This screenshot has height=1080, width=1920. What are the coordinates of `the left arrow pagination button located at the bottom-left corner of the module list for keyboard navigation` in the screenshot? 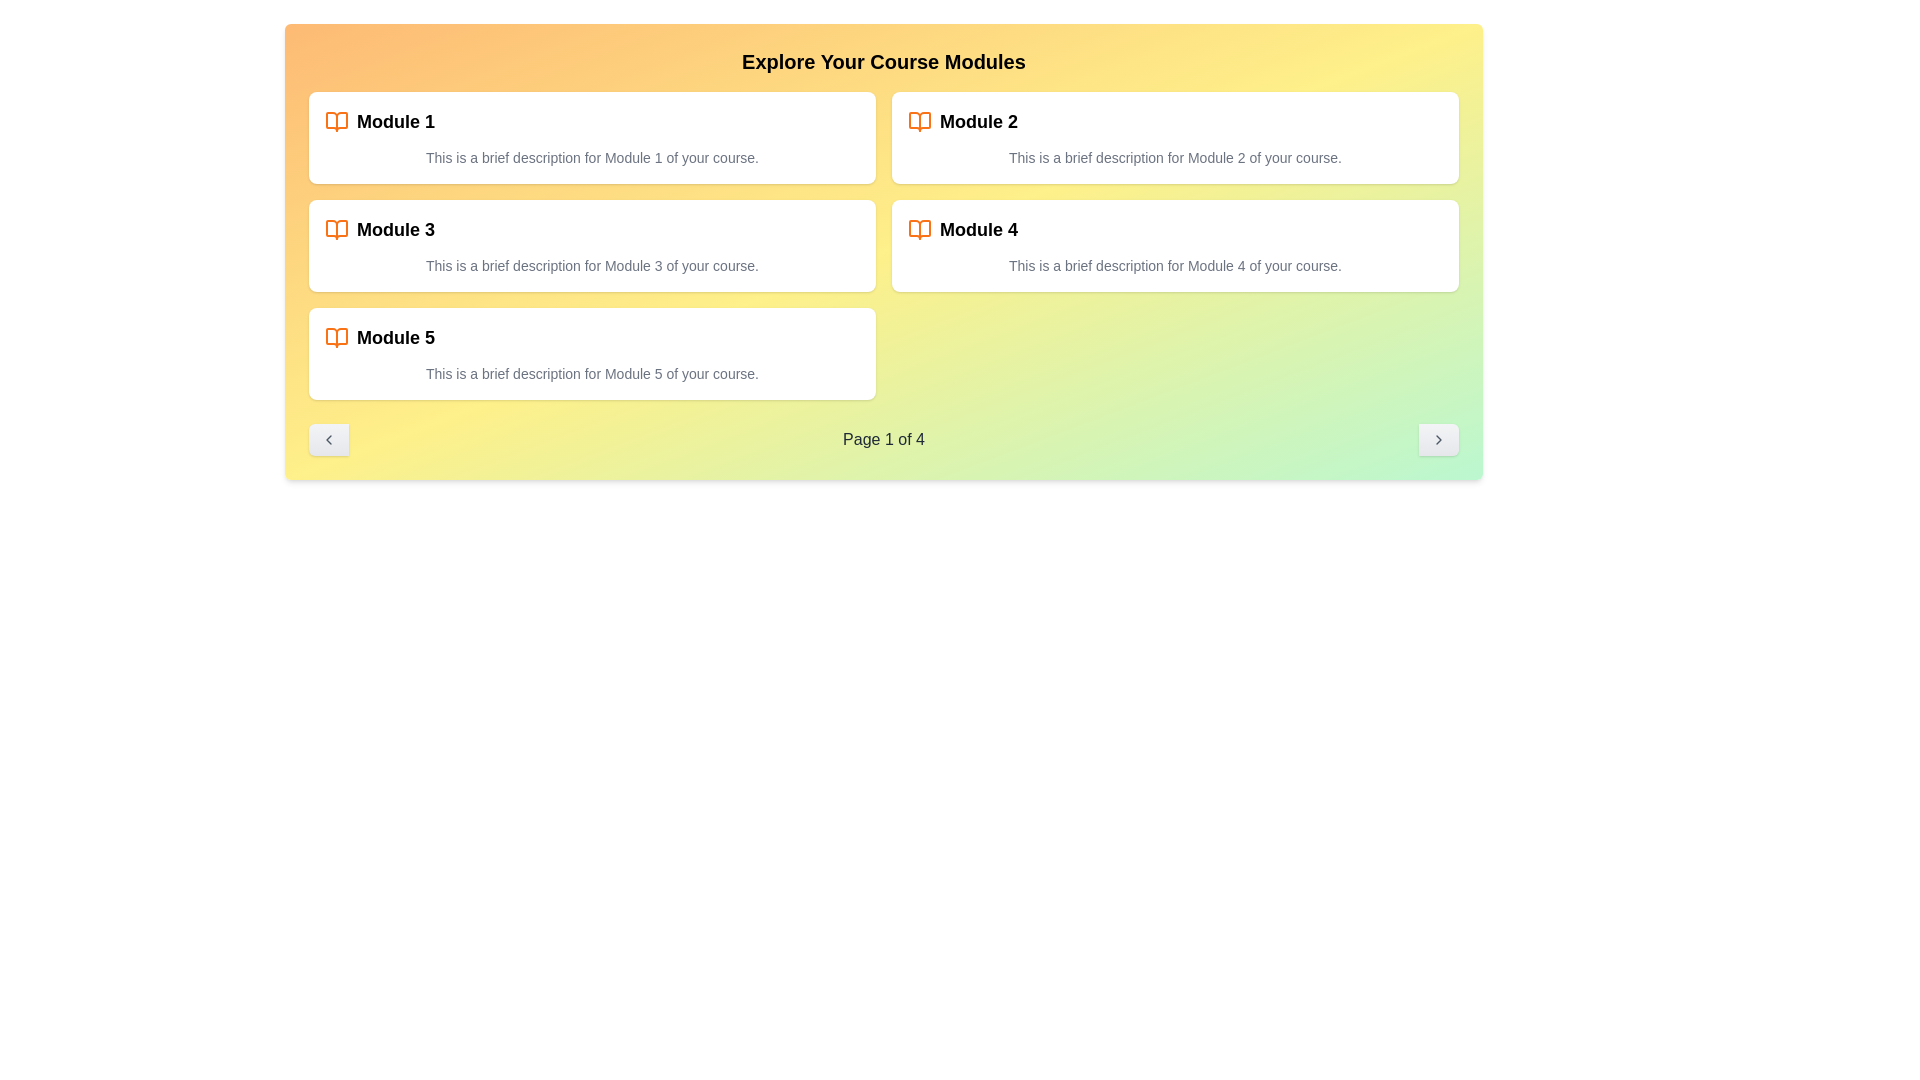 It's located at (329, 438).